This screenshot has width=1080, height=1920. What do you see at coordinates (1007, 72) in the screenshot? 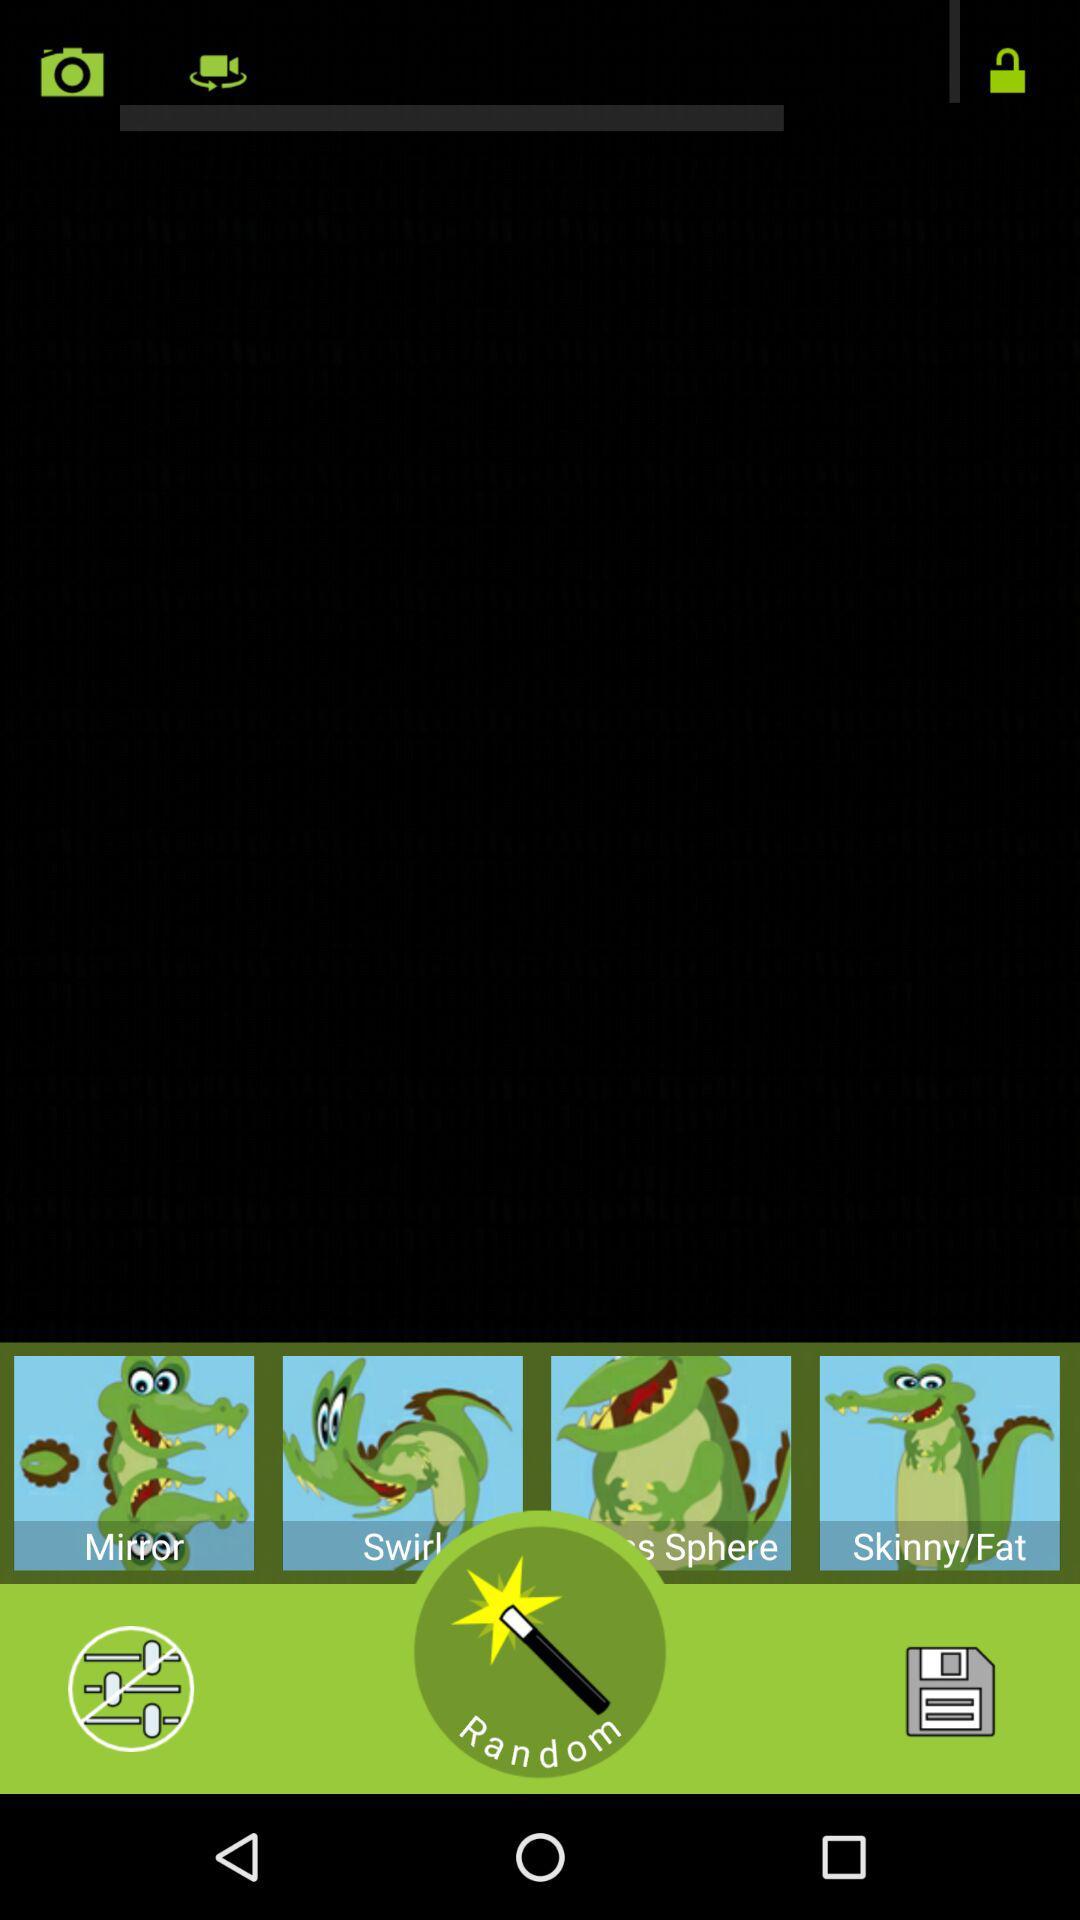
I see `the item at the top right corner` at bounding box center [1007, 72].